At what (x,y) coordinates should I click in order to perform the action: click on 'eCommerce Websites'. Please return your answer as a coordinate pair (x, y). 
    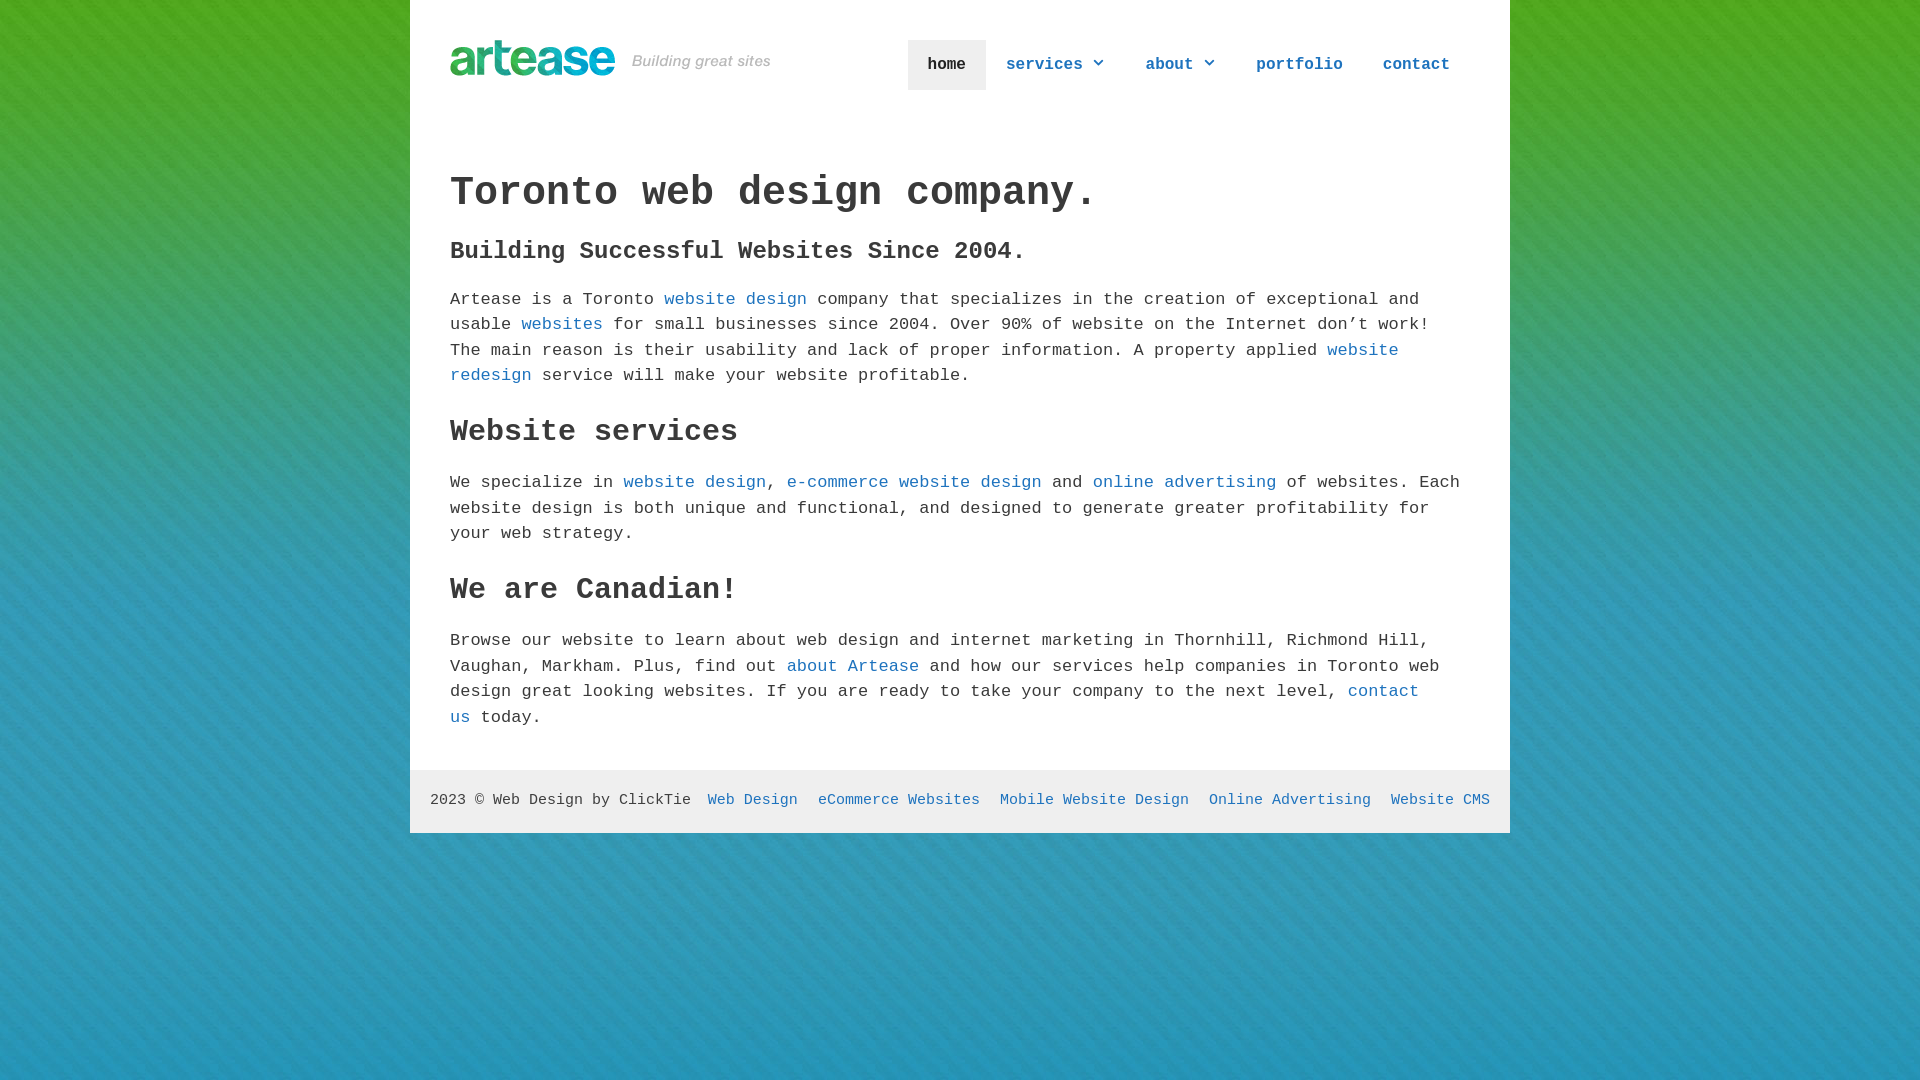
    Looking at the image, I should click on (897, 799).